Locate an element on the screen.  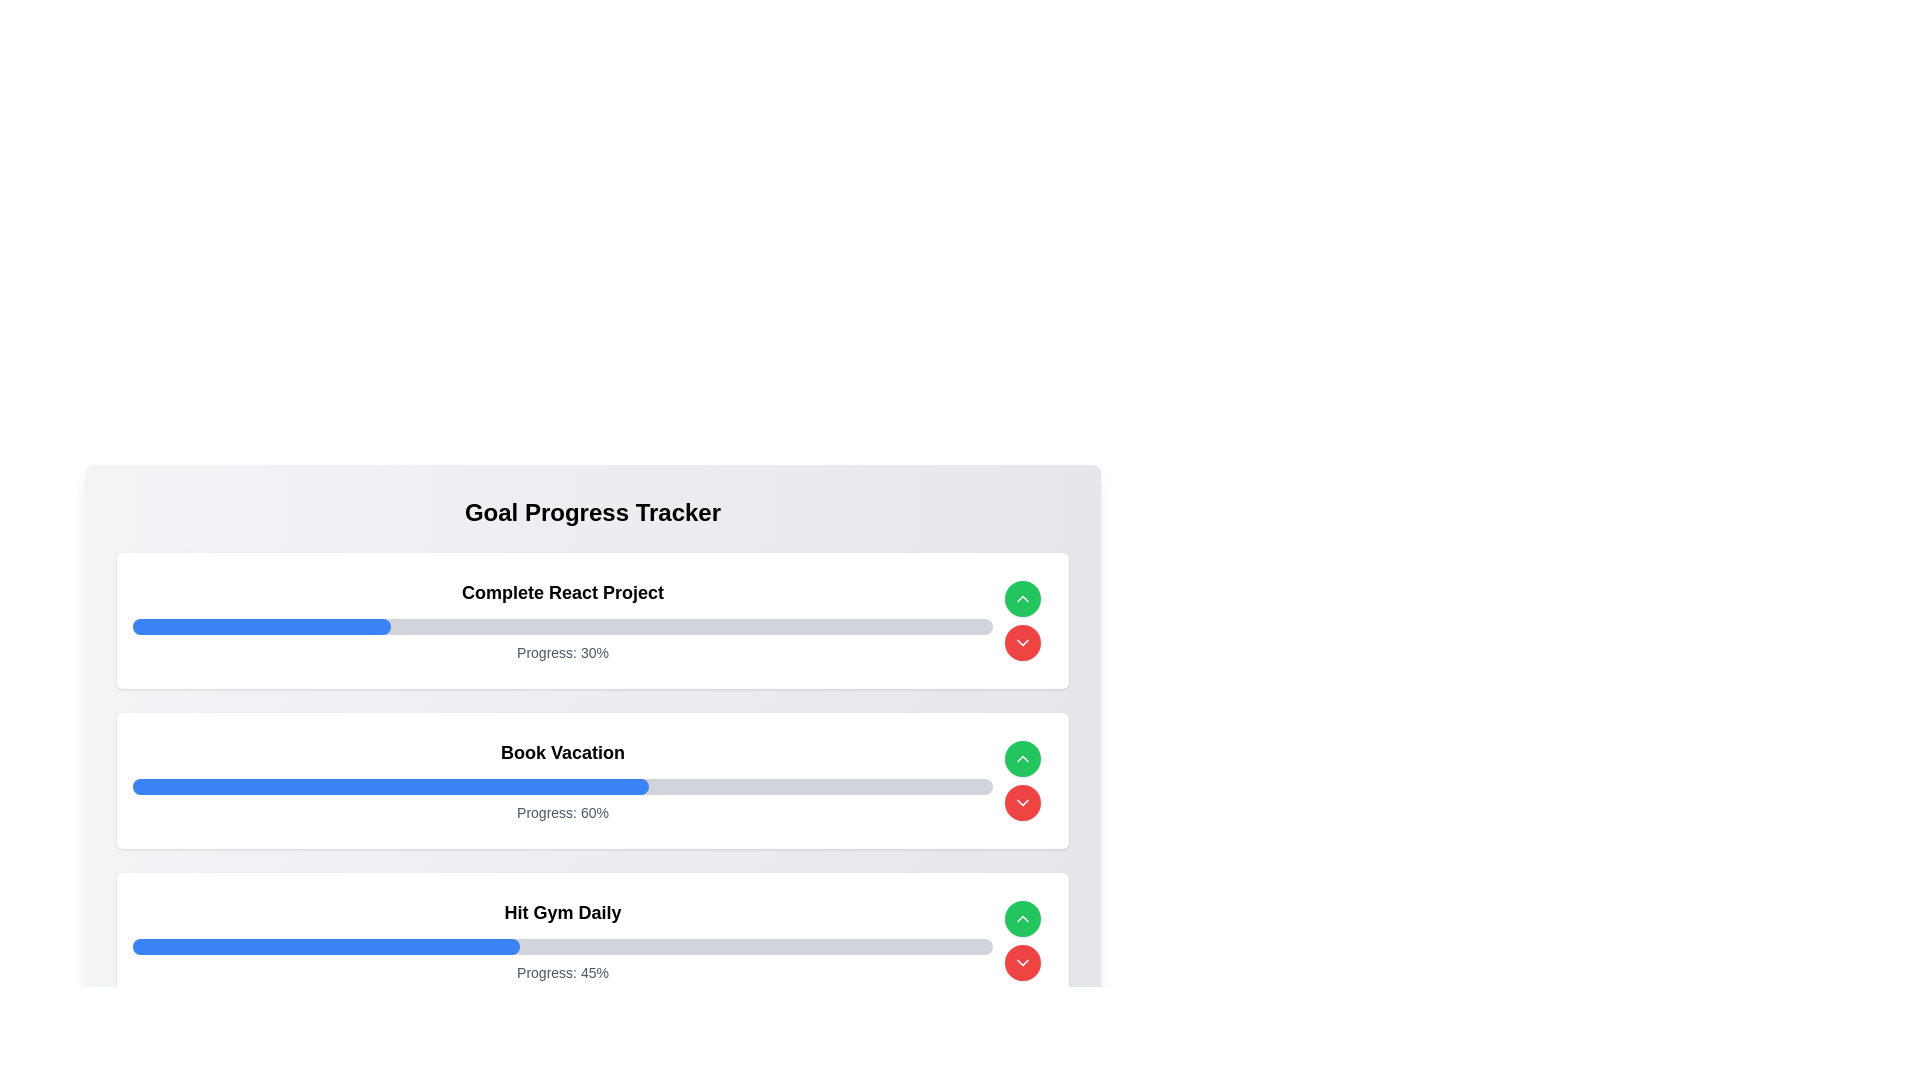
the text label displaying 'Progress: 45%' which is positioned below the progress bar for the task 'Hit Gym Daily' is located at coordinates (561, 971).